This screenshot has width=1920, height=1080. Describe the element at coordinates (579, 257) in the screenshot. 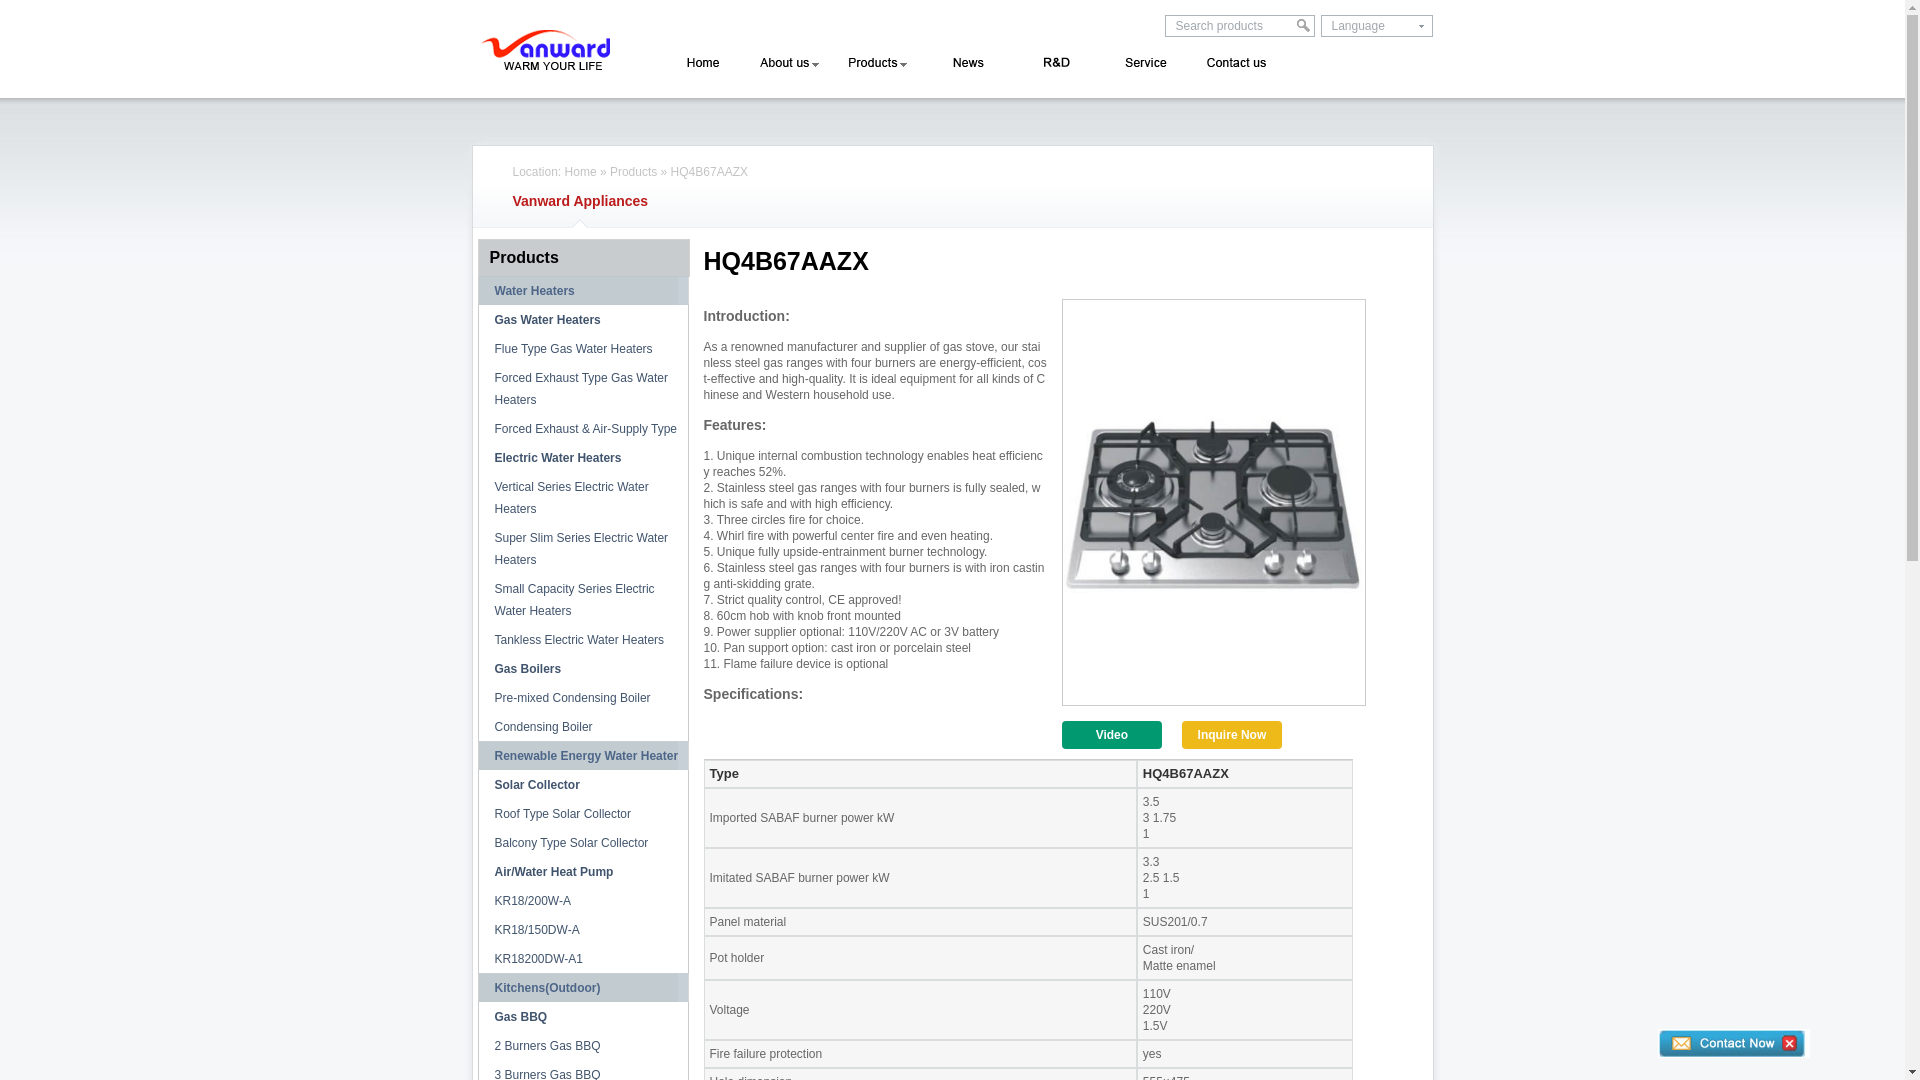

I see `'Products'` at that location.